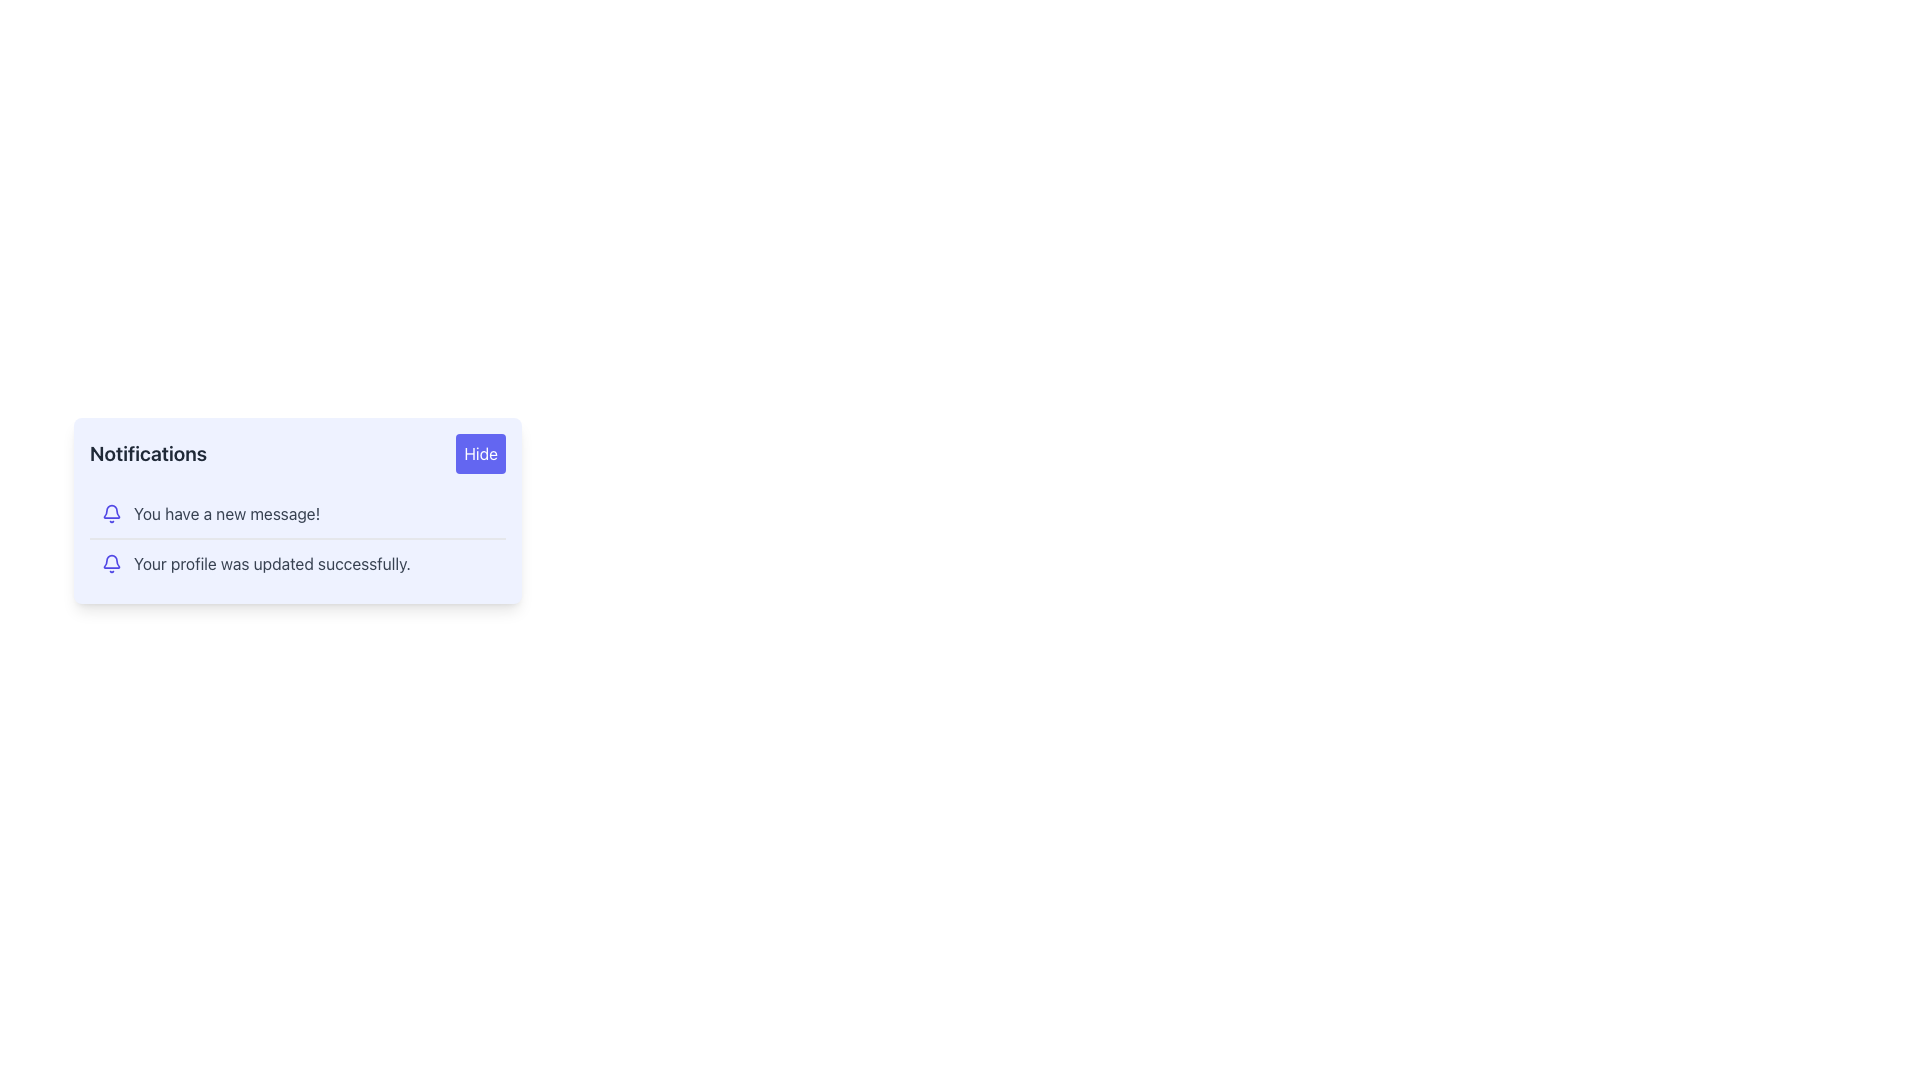 The image size is (1920, 1080). What do you see at coordinates (296, 563) in the screenshot?
I see `the second notification message indicating a successful profile update, located below the 'You have a new message!' notification` at bounding box center [296, 563].